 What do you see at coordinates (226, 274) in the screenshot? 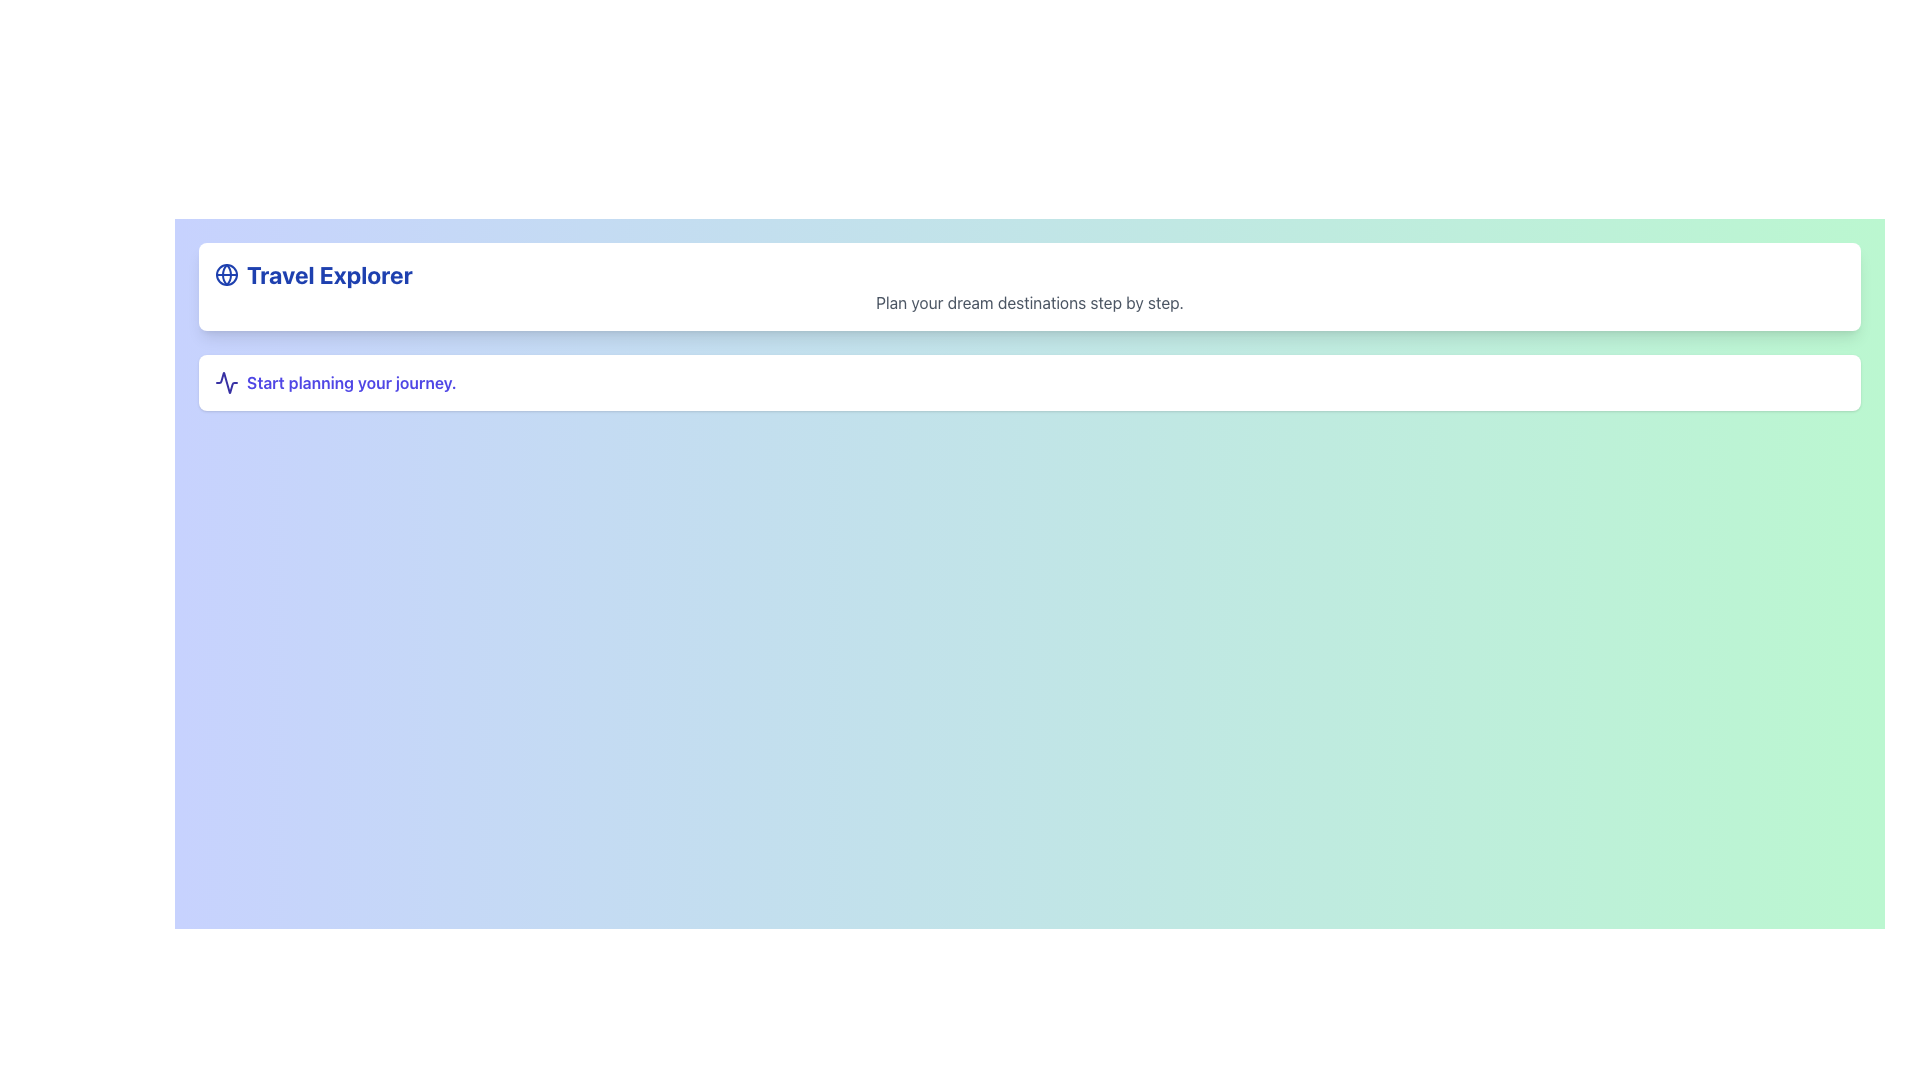
I see `the Circle element of the SVG graphic that is part of the 'Travel Explorer' logo located in the upper-left quadrant of the interface` at bounding box center [226, 274].